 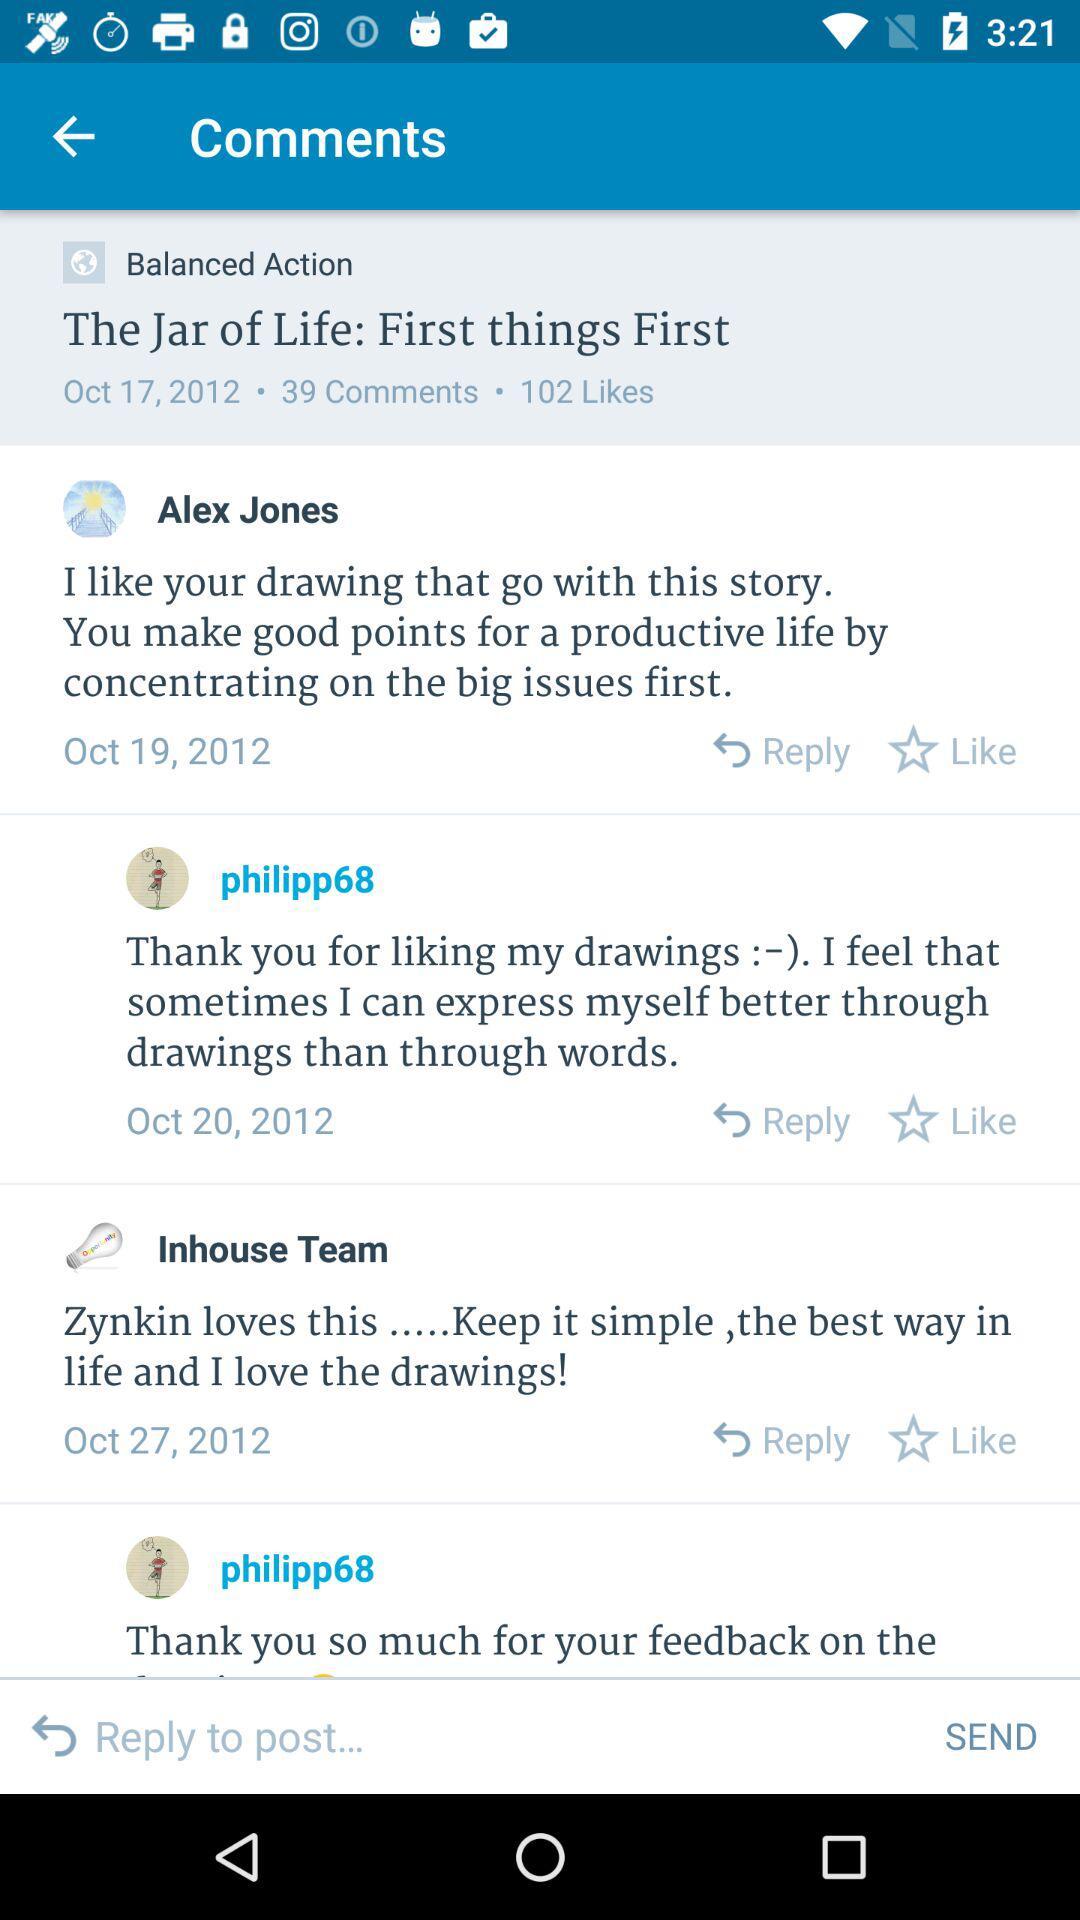 I want to click on the inhouse team icon, so click(x=273, y=1247).